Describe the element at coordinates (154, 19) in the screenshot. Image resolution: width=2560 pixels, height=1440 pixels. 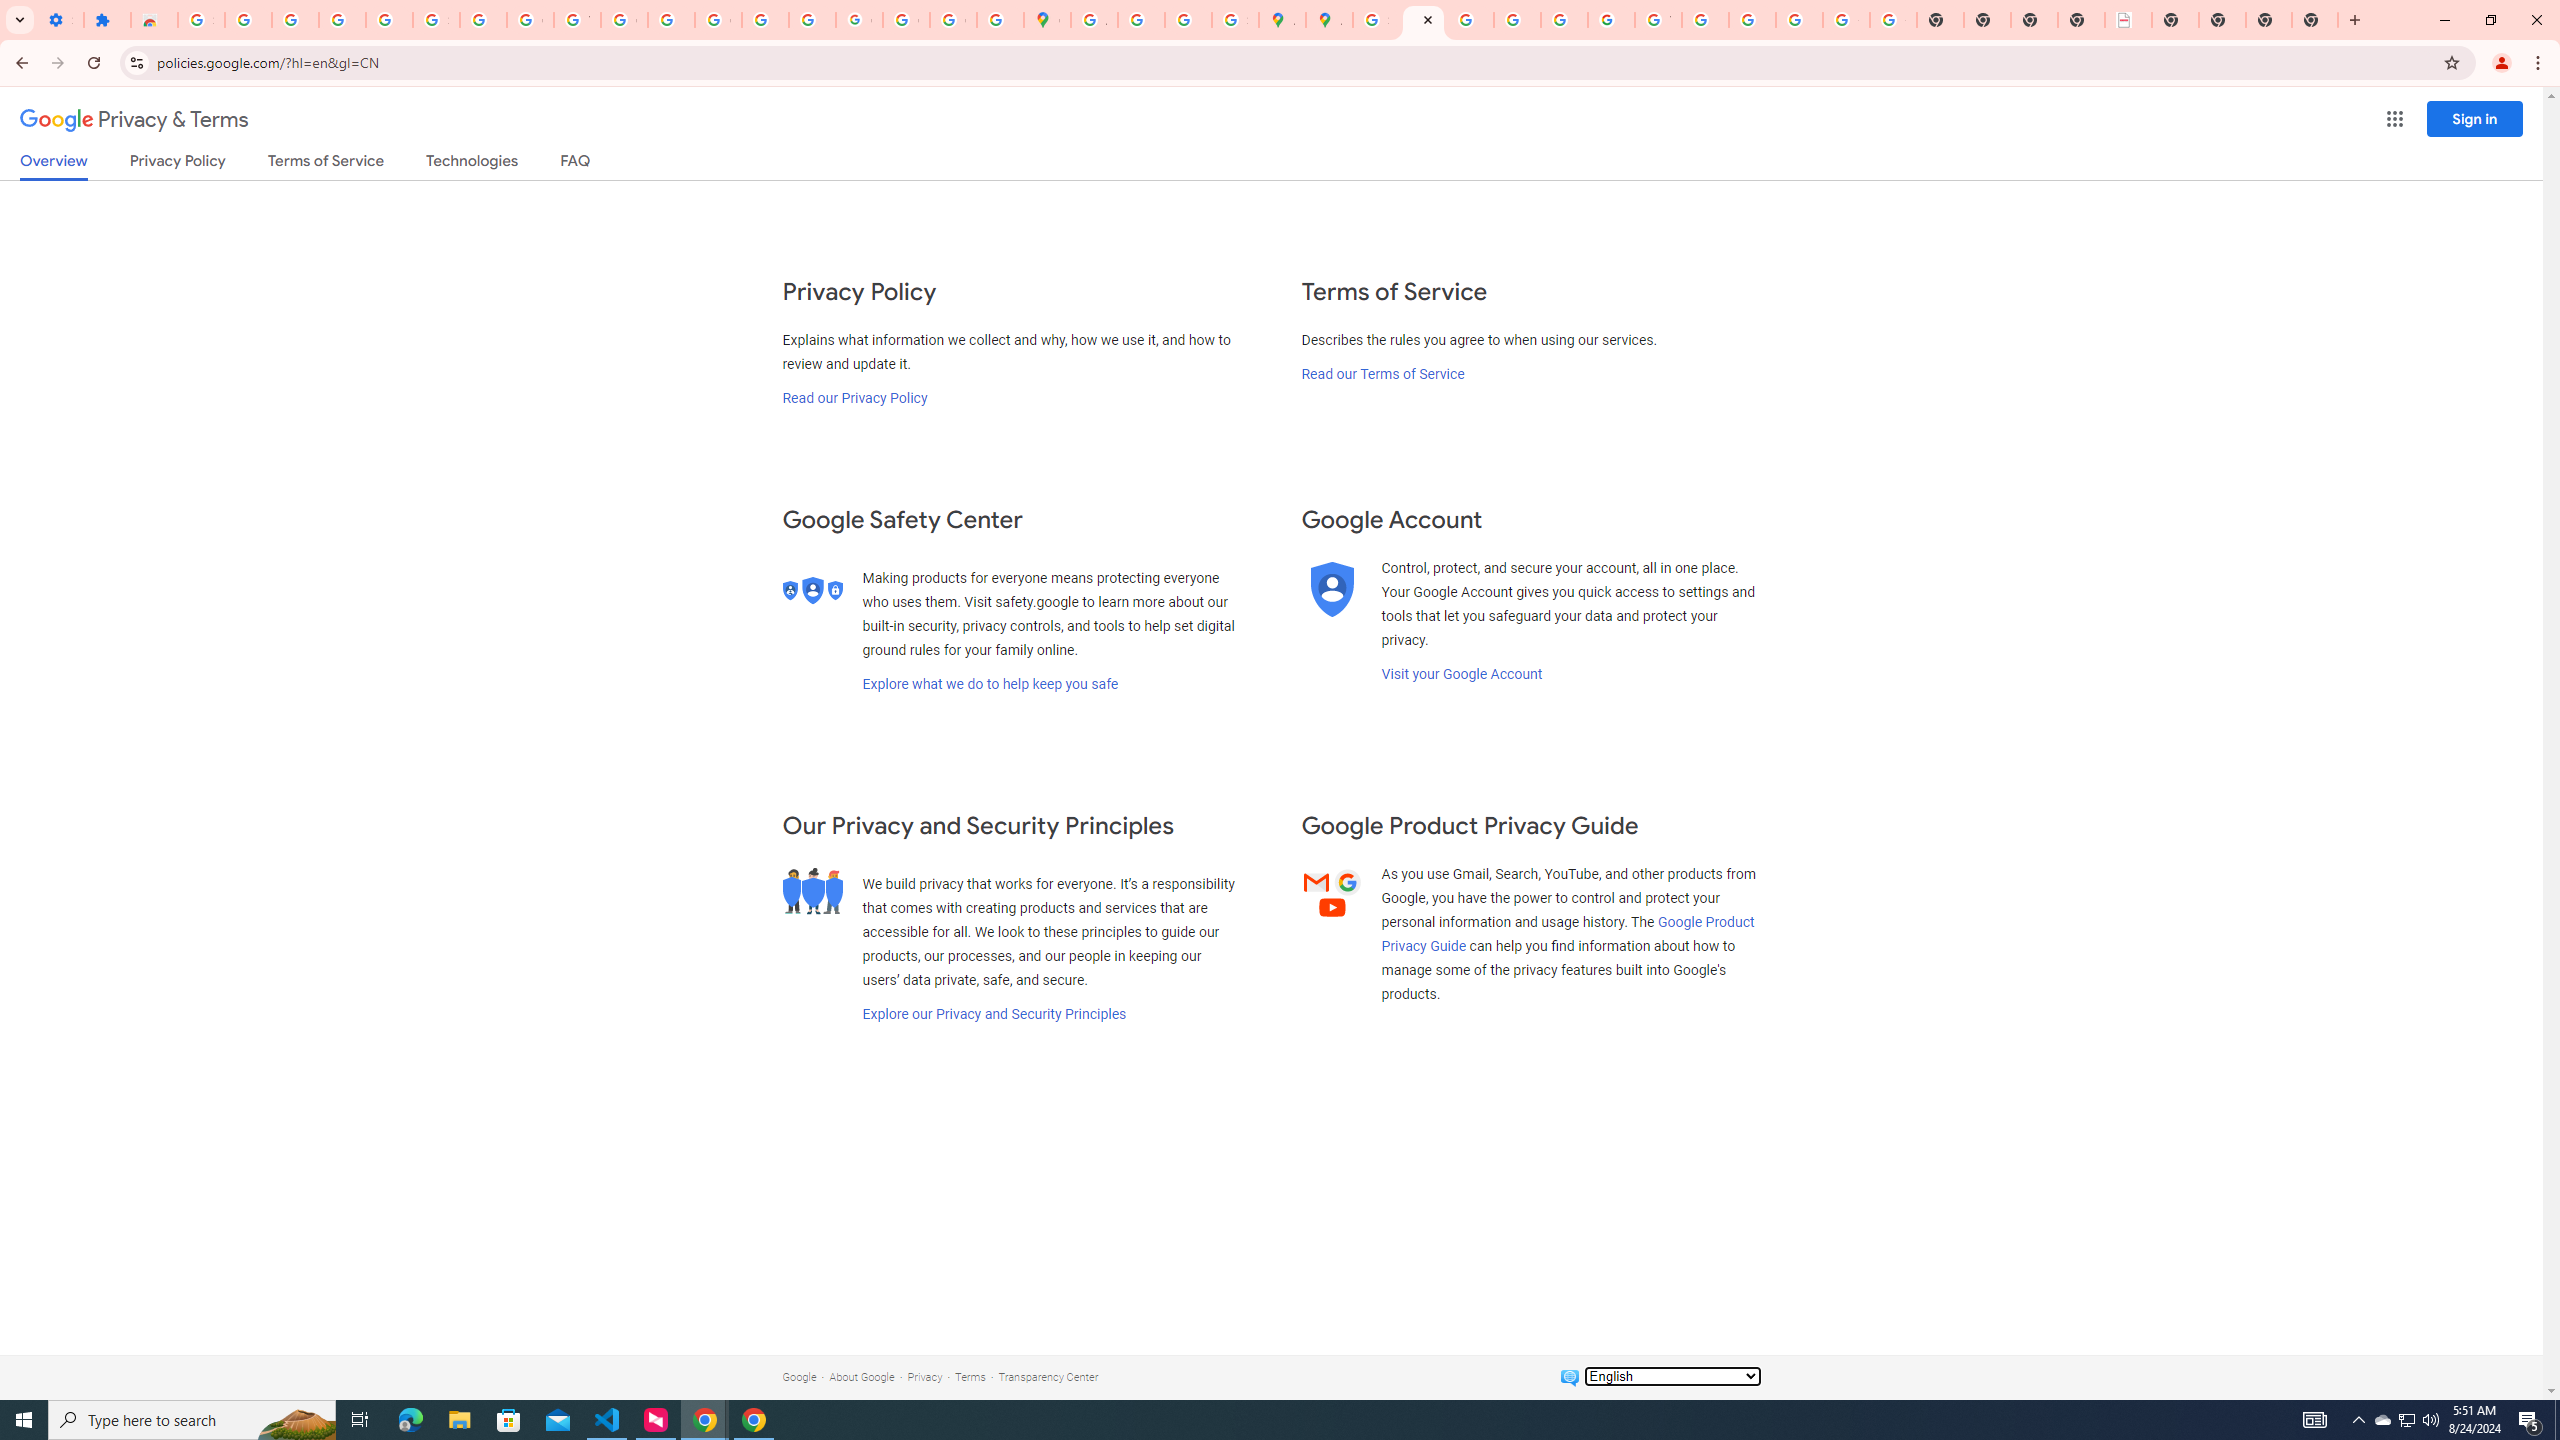
I see `'Reviews: Helix Fruit Jump Arcade Game'` at that location.